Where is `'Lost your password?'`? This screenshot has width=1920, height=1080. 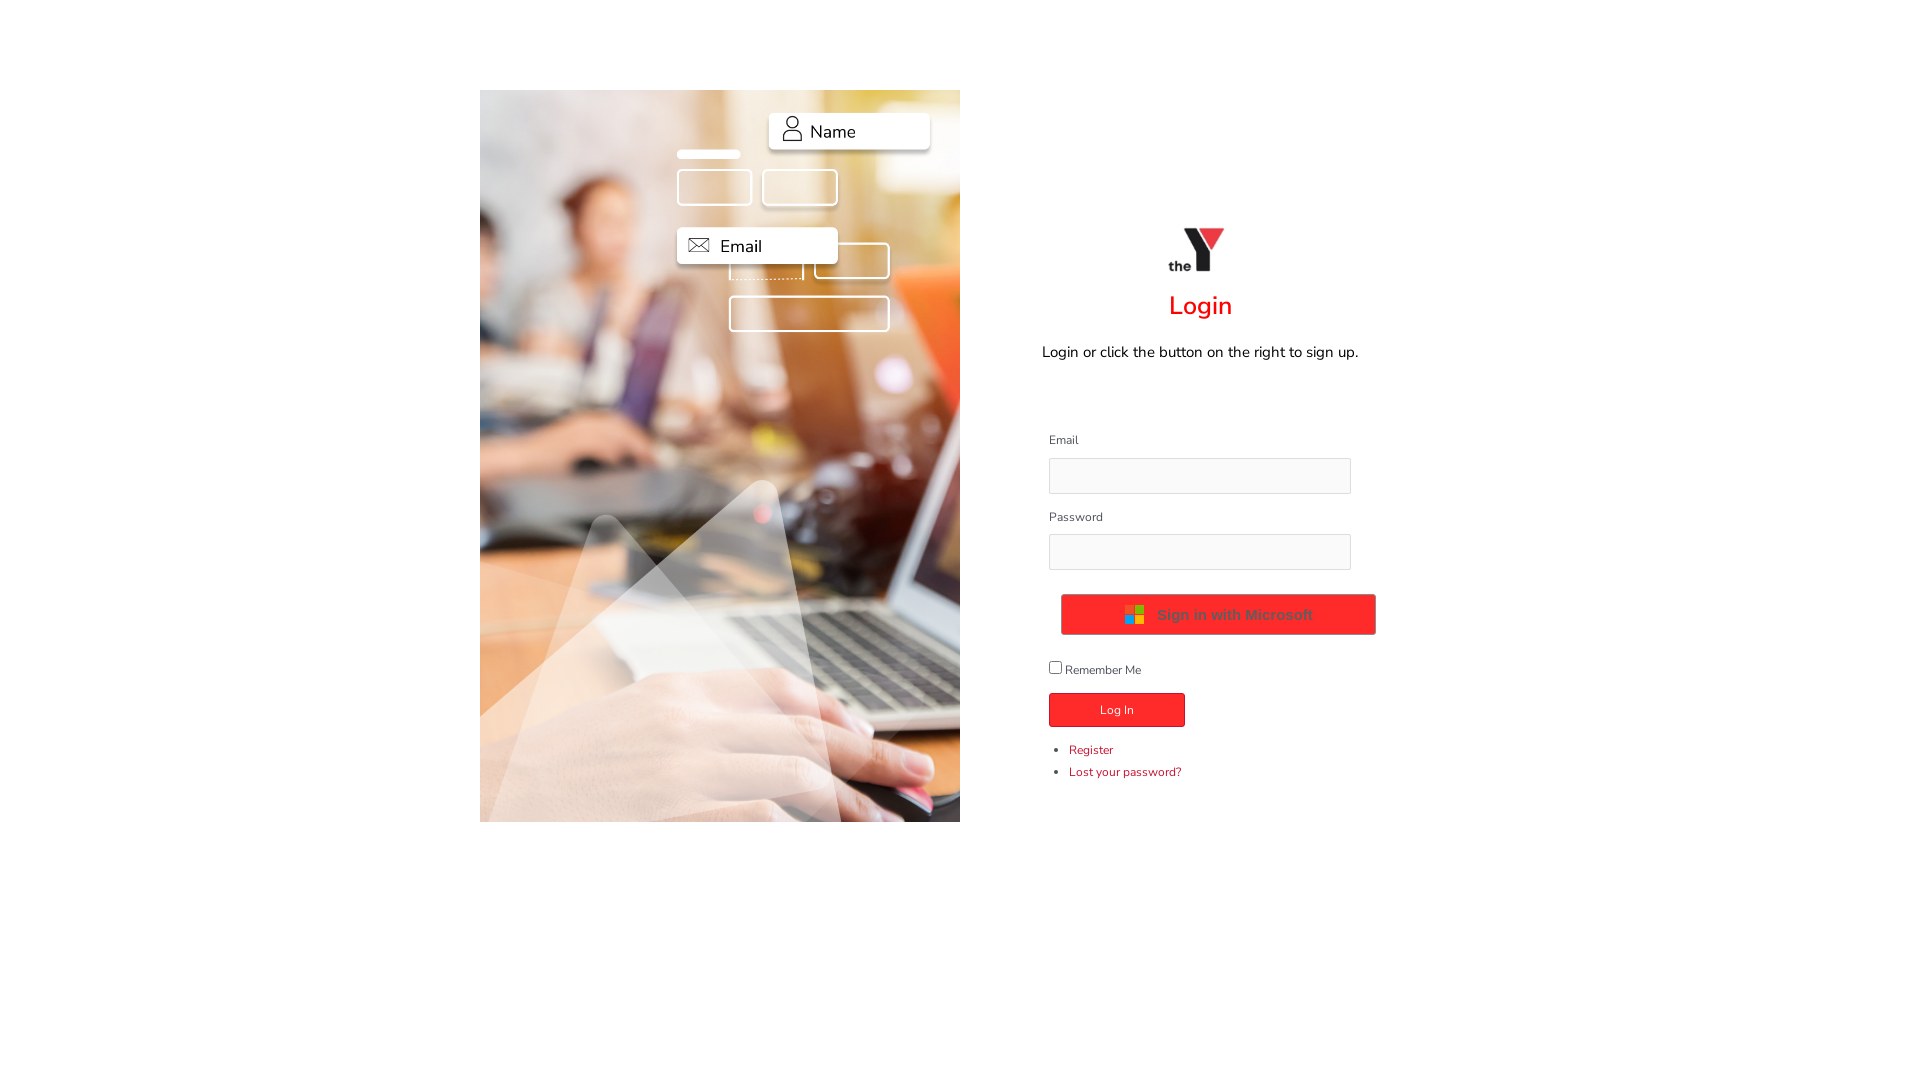
'Lost your password?' is located at coordinates (1124, 770).